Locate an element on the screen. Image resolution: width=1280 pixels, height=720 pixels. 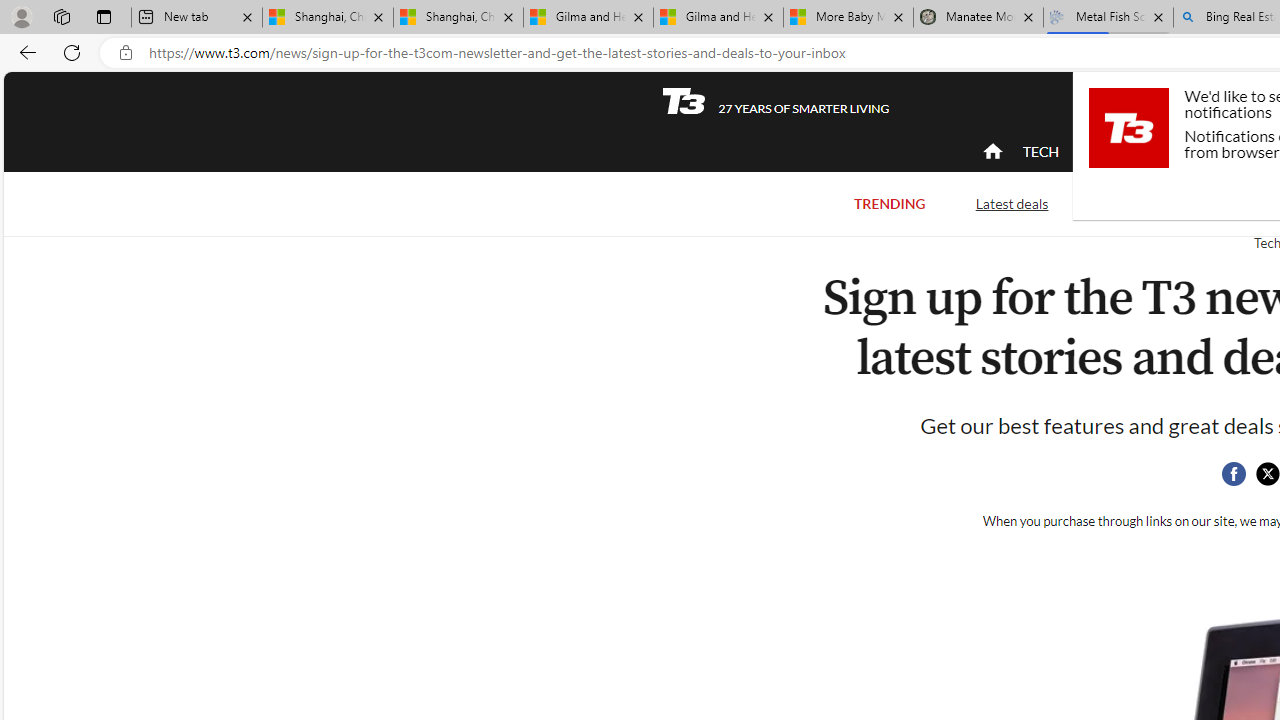
'Shanghai, China weather forecast | Microsoft Weather' is located at coordinates (457, 17).